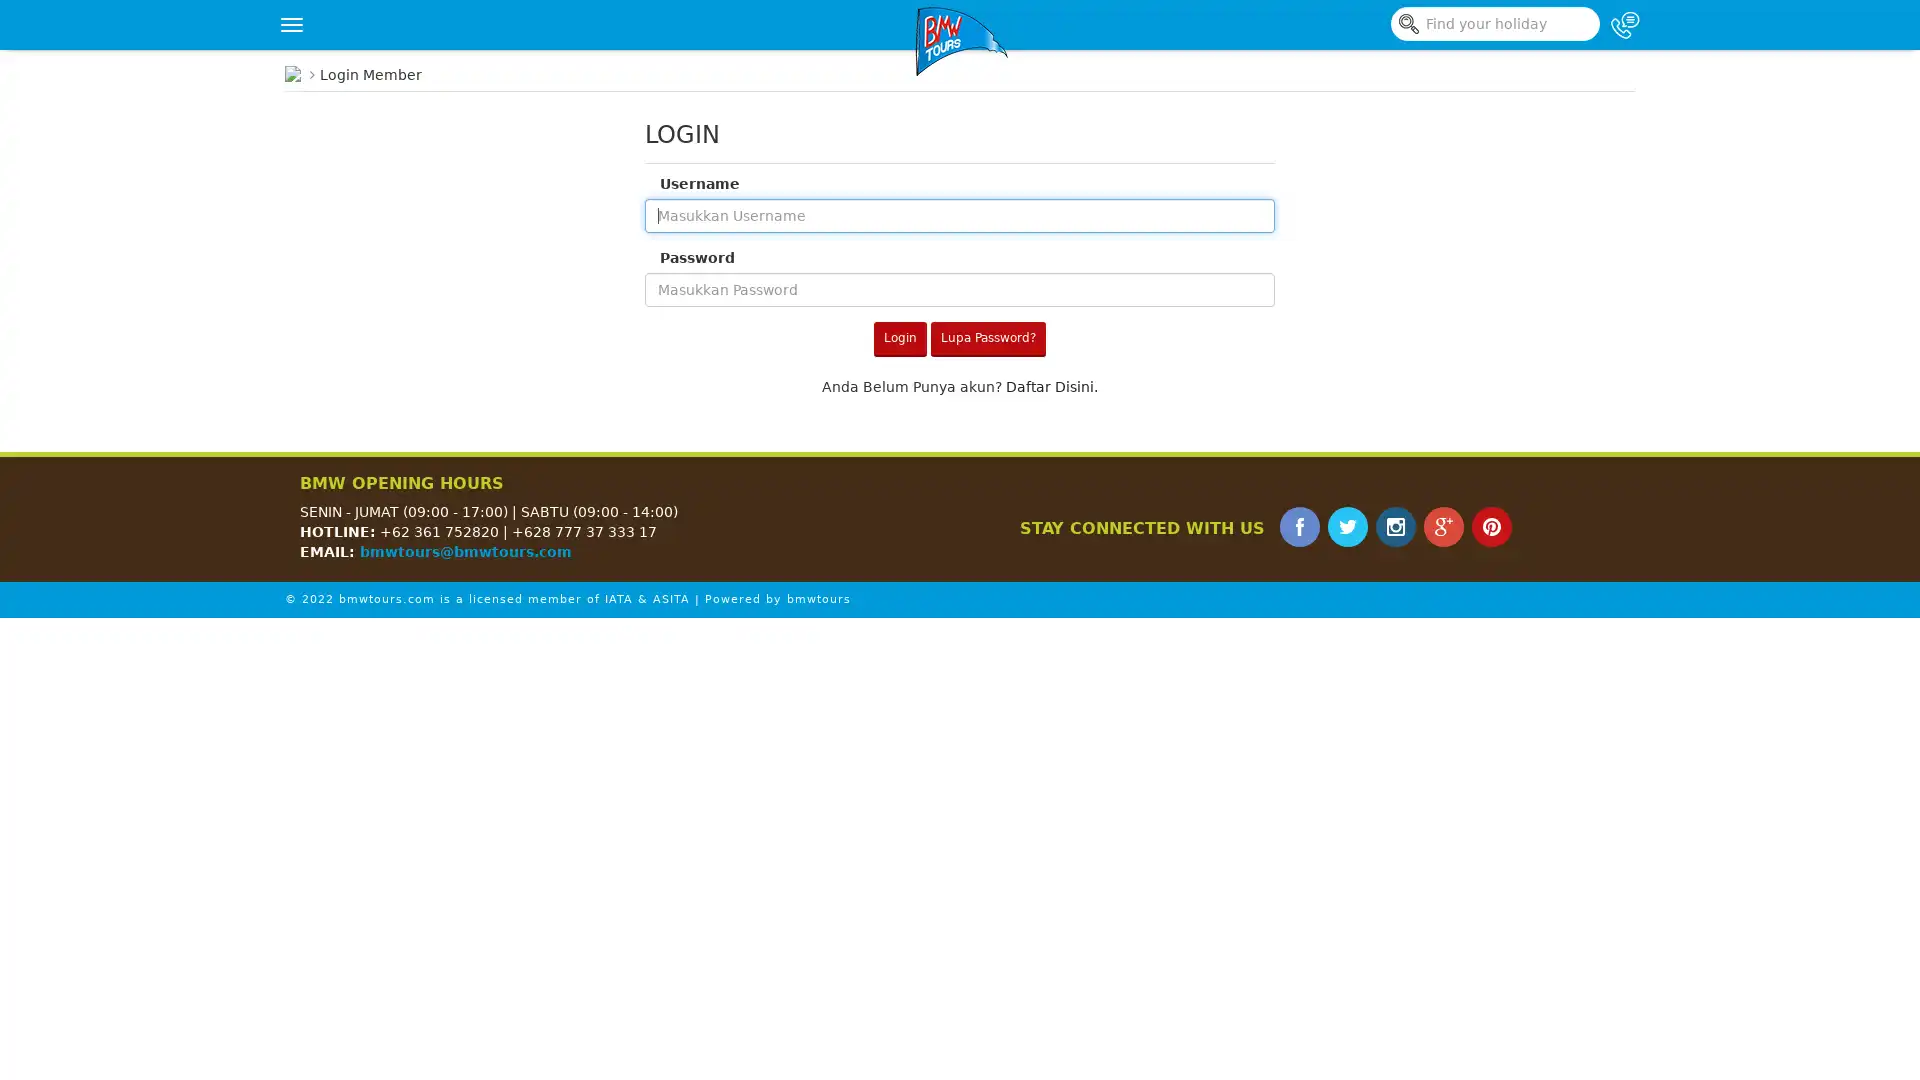  What do you see at coordinates (899, 338) in the screenshot?
I see `Login` at bounding box center [899, 338].